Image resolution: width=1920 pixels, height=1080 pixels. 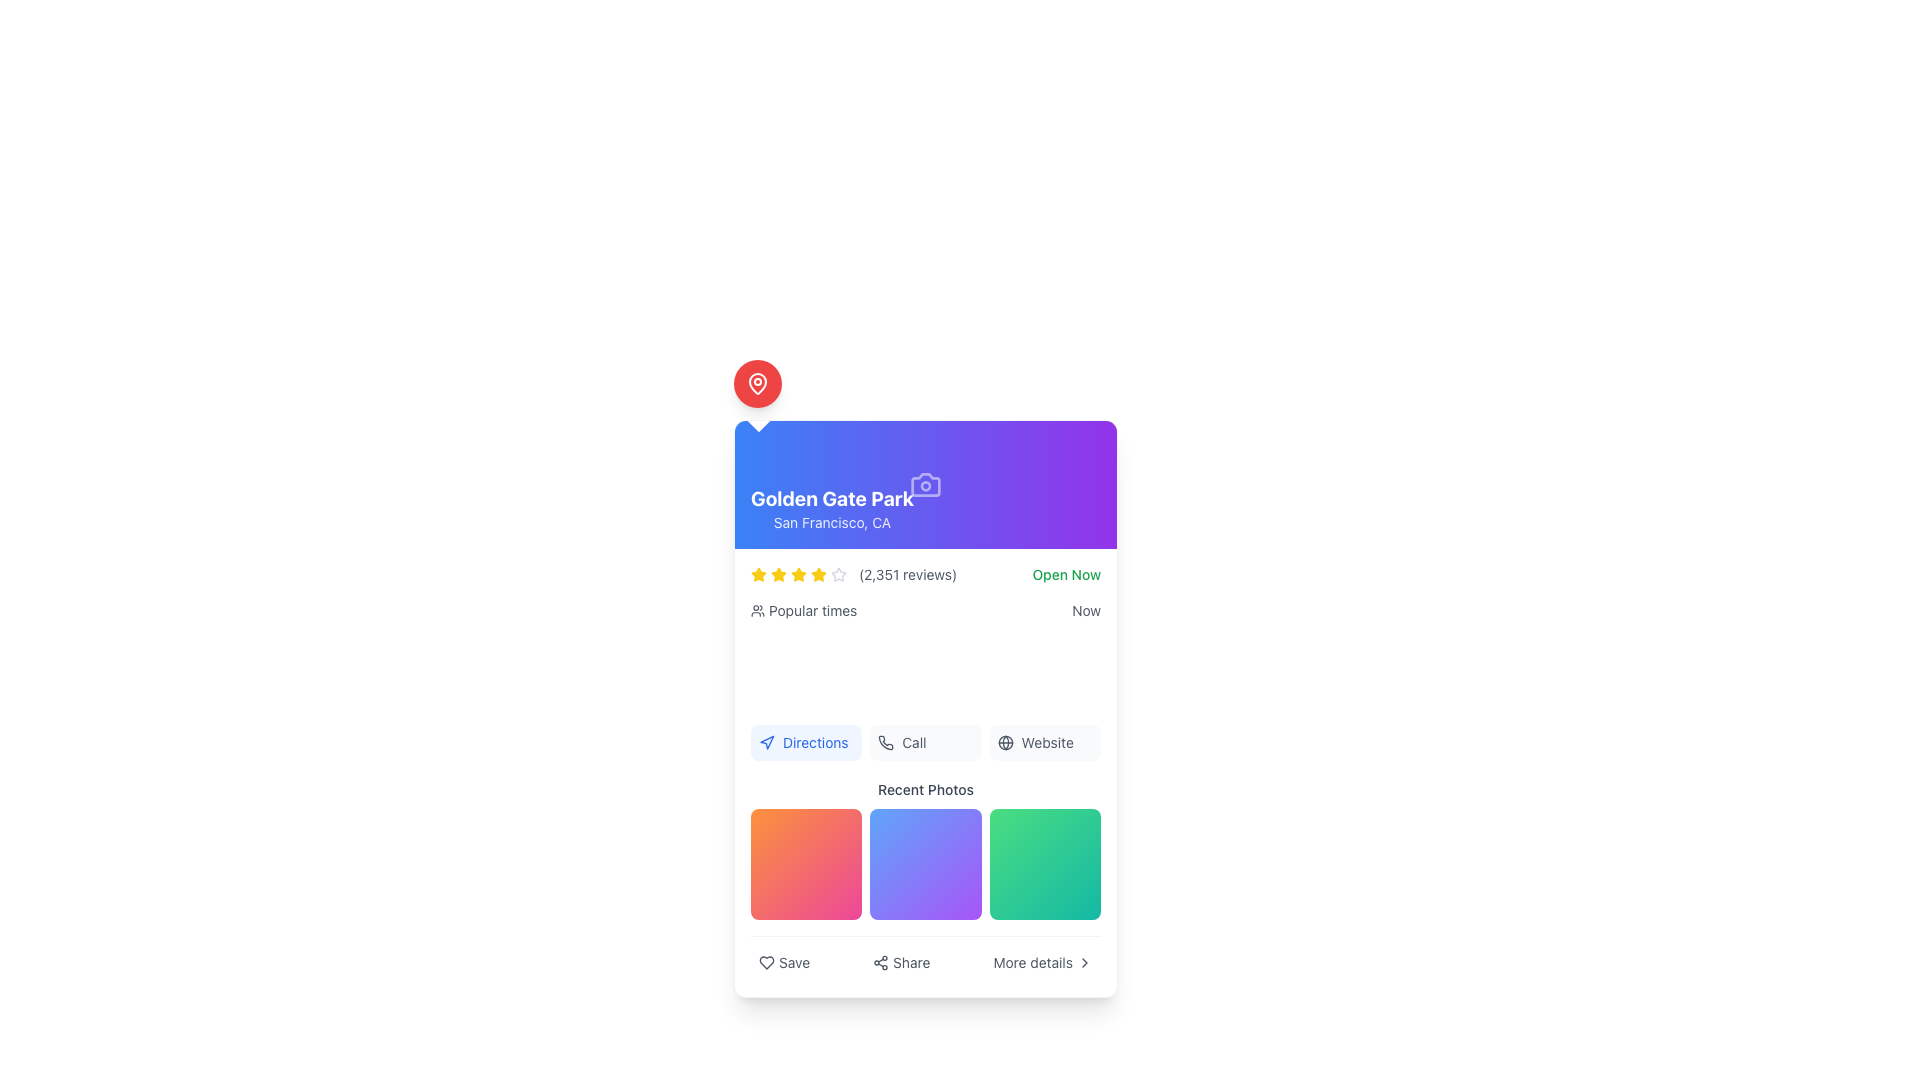 What do you see at coordinates (766, 962) in the screenshot?
I see `the heart icon located at the bottom left section of the card interface` at bounding box center [766, 962].